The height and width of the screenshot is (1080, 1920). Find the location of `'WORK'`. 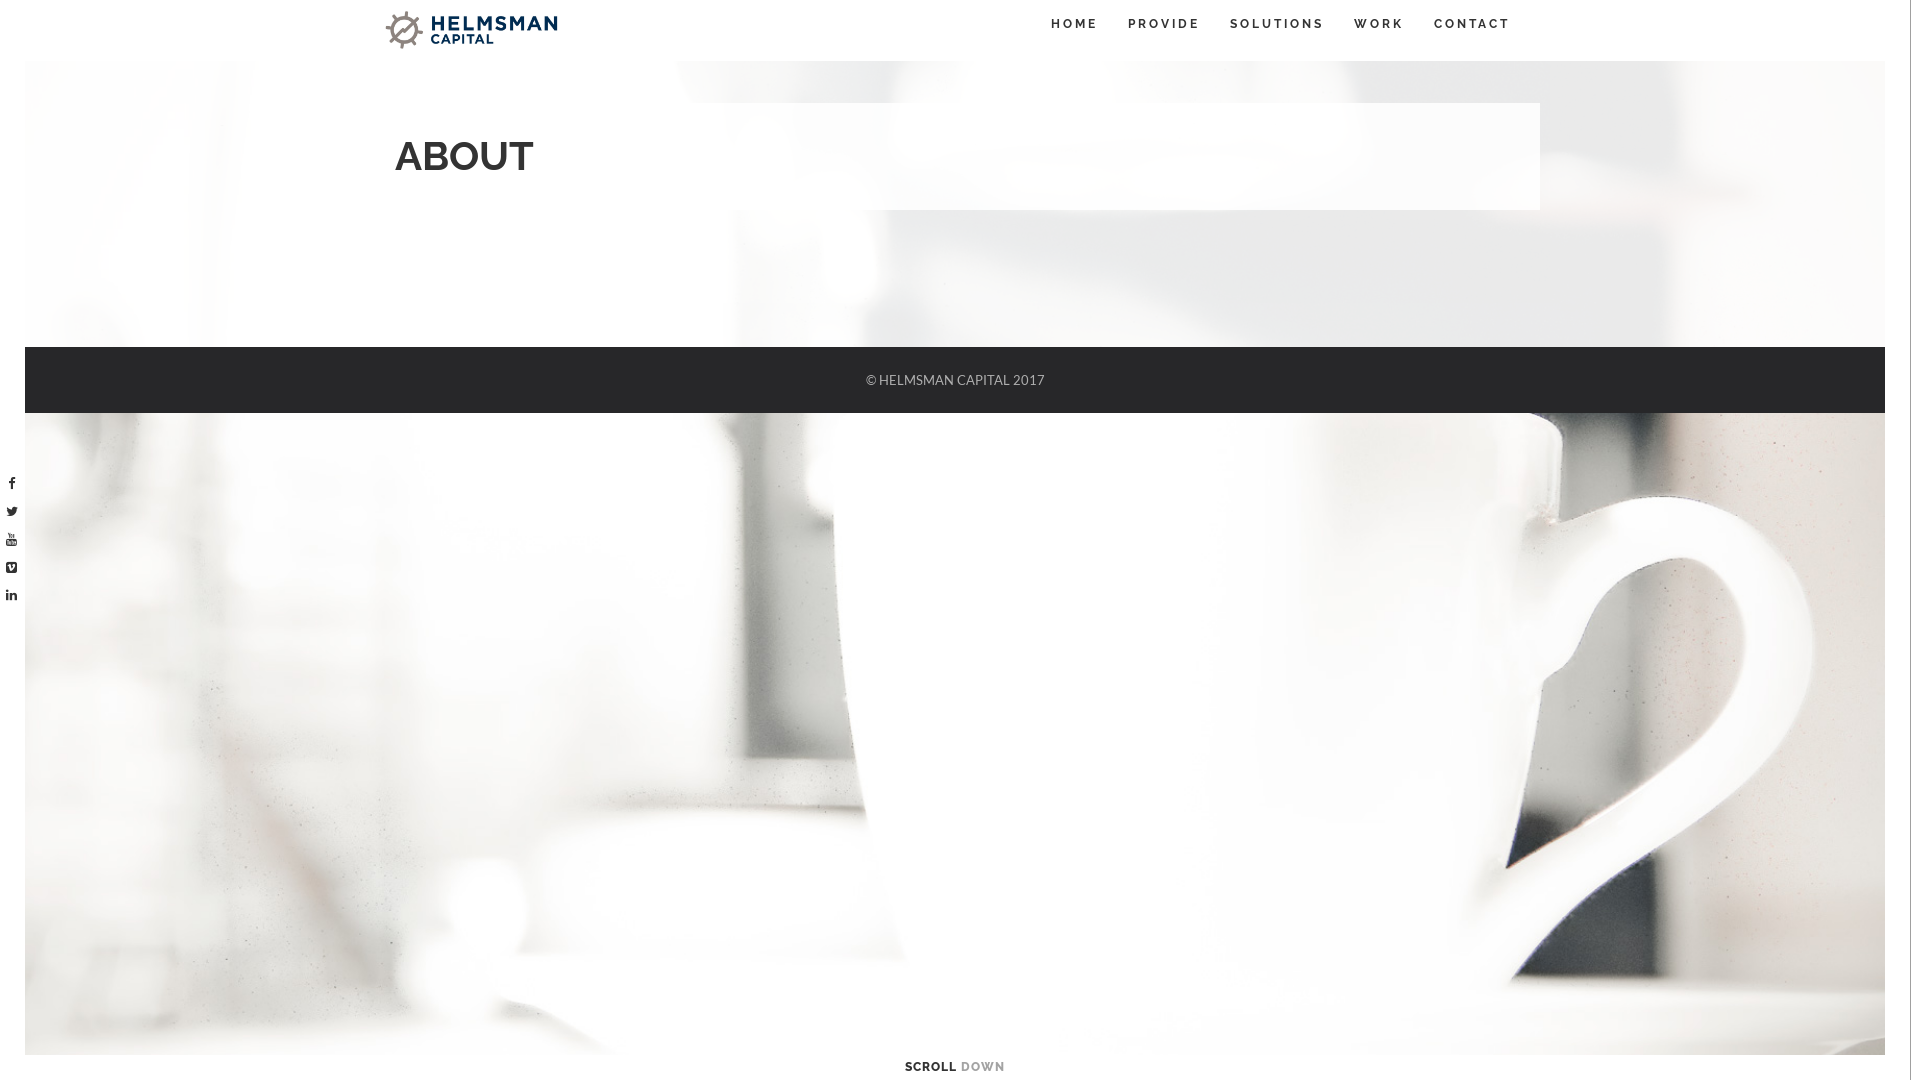

'WORK' is located at coordinates (1353, 23).